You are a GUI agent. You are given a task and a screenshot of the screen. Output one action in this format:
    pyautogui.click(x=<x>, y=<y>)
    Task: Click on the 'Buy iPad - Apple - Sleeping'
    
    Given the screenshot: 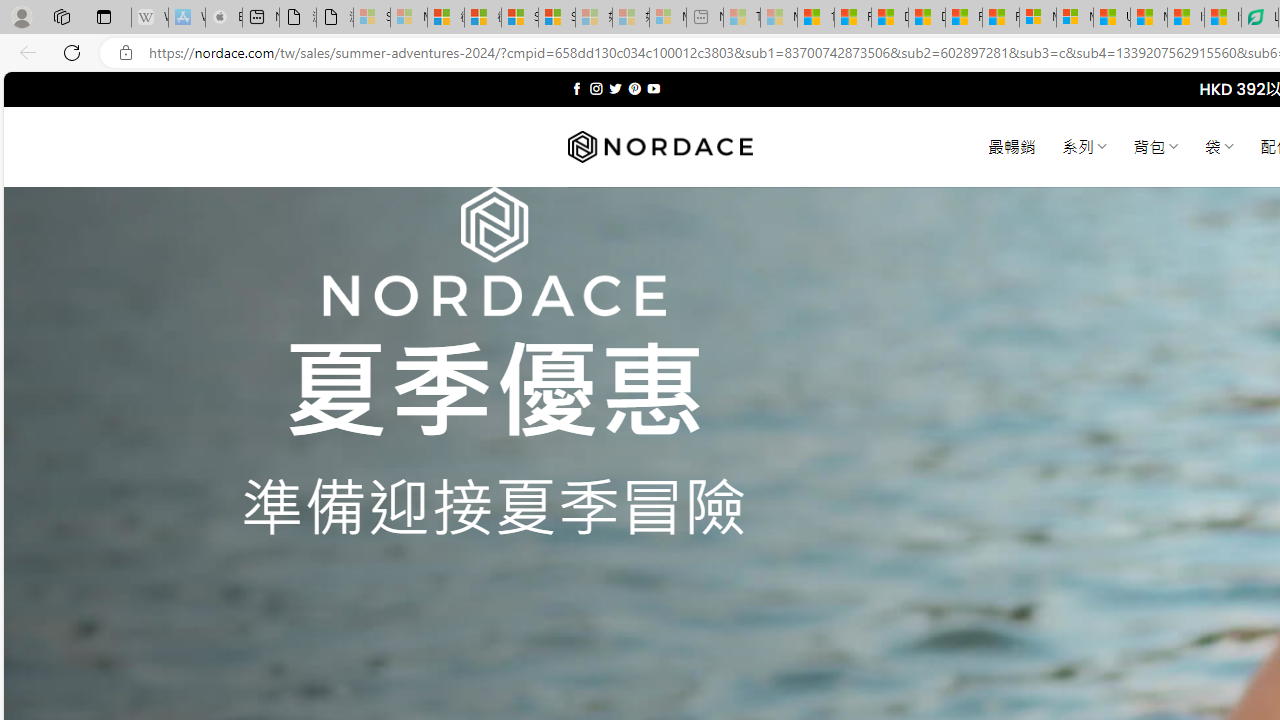 What is the action you would take?
    pyautogui.click(x=224, y=17)
    